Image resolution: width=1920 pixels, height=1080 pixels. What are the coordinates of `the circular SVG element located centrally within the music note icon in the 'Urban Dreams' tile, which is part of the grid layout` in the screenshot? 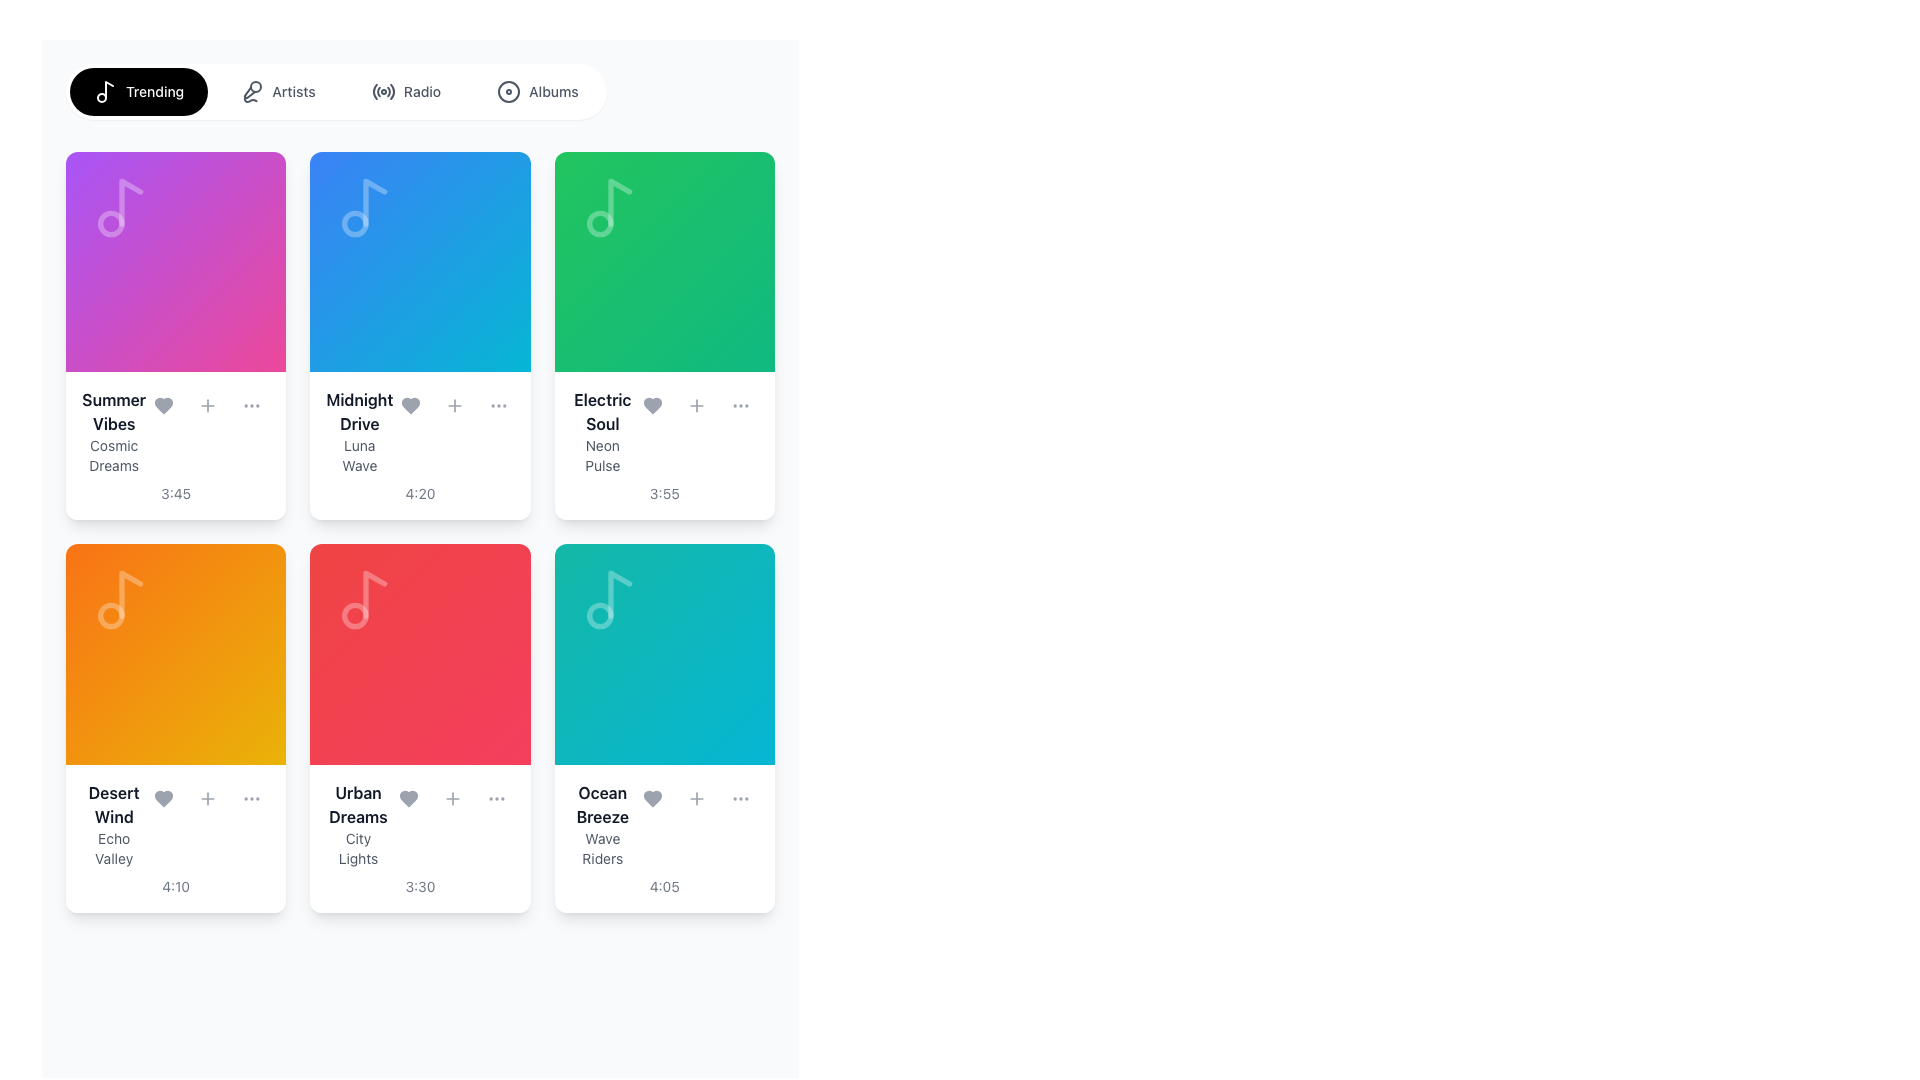 It's located at (355, 615).